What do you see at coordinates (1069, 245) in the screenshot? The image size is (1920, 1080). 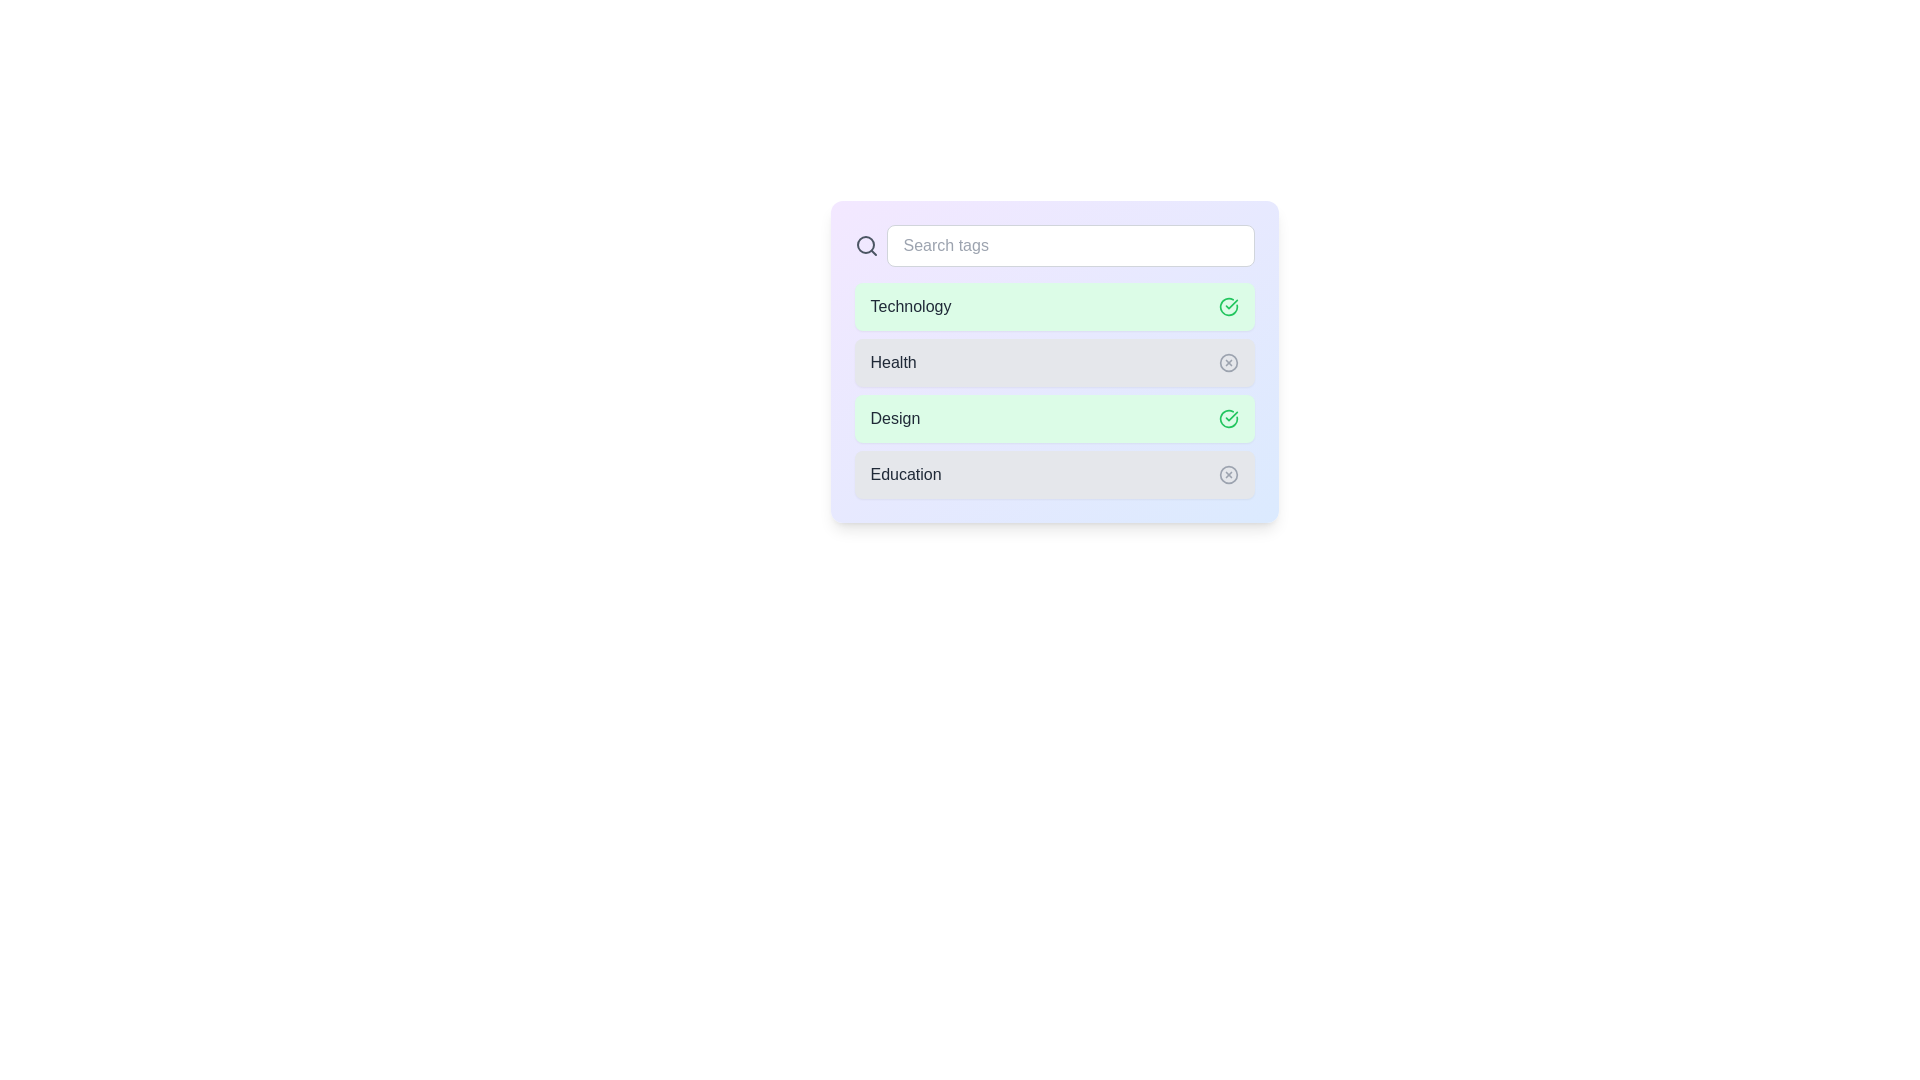 I see `the search input field to focus it` at bounding box center [1069, 245].